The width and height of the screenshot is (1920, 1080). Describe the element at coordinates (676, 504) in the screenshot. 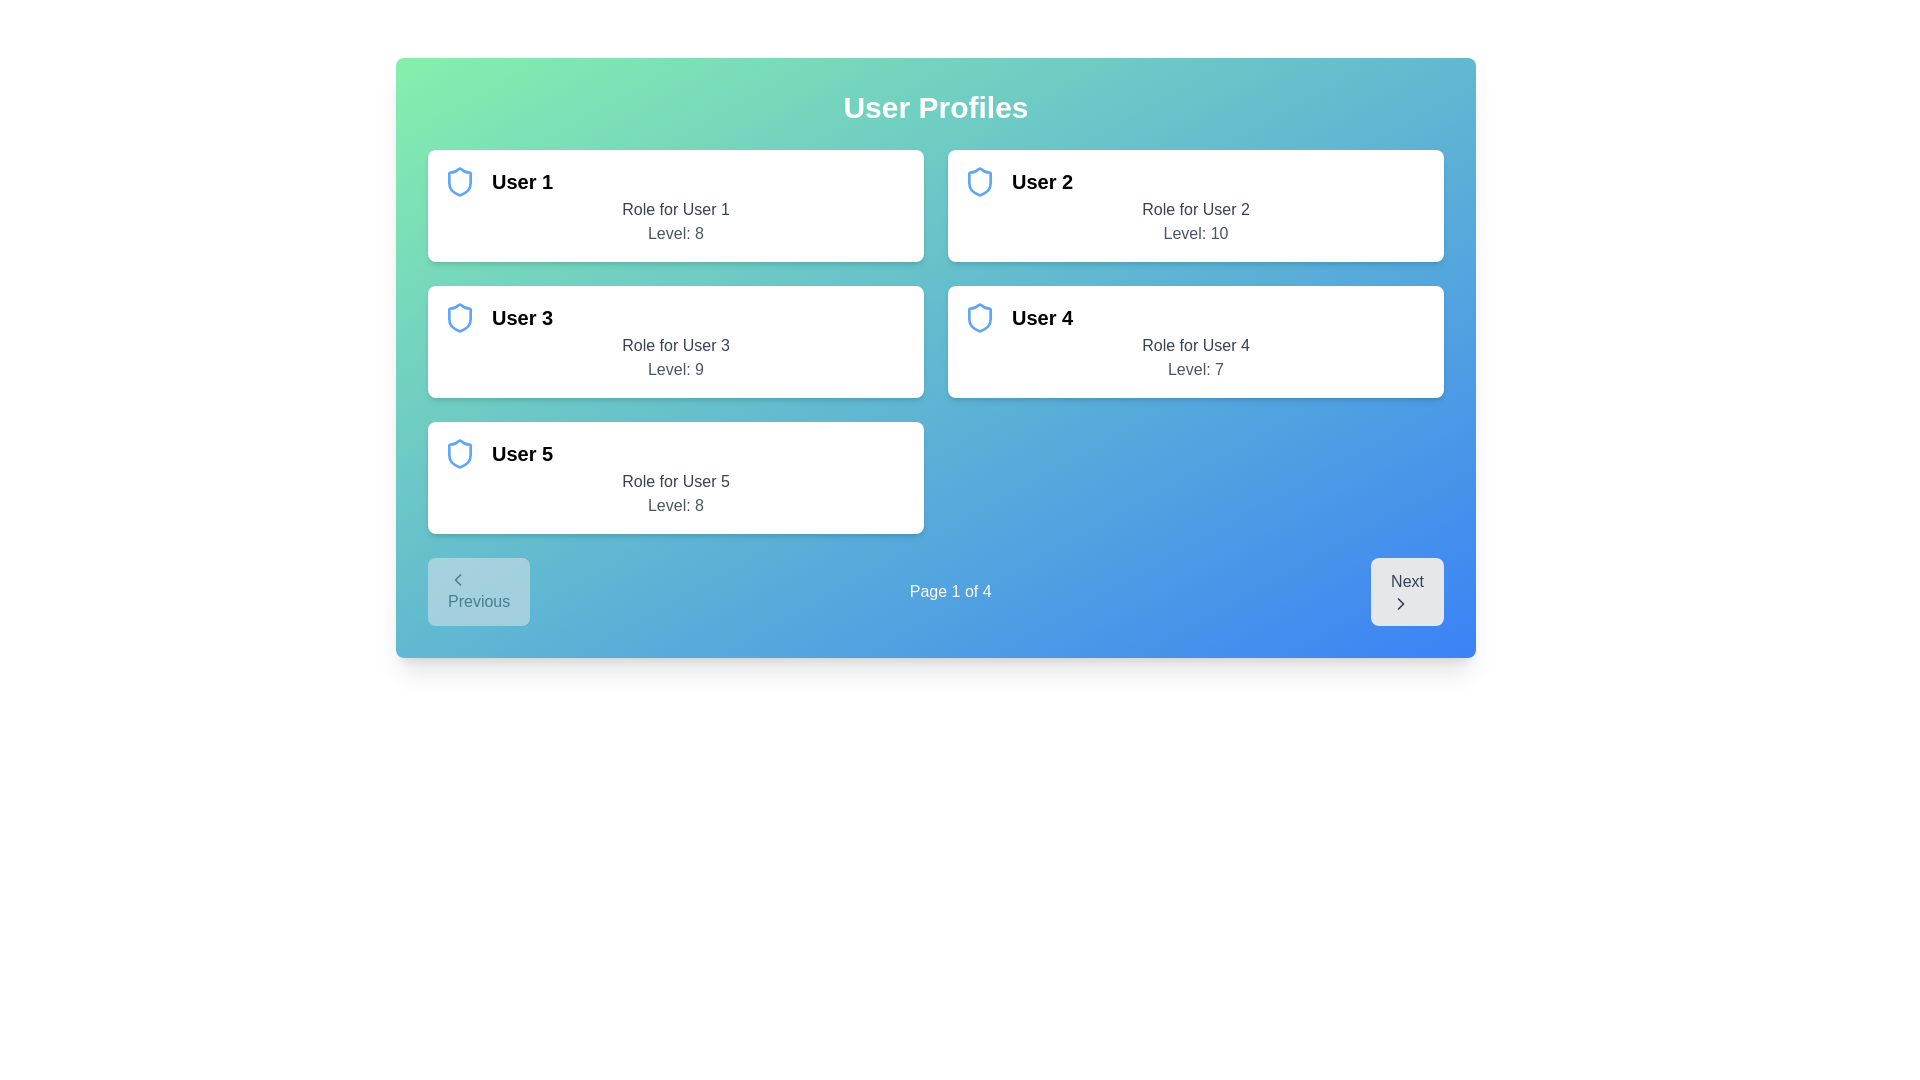

I see `text label indicating the level associated with 'User 5', located at the bottom segment of the card under the 'Role for User 5' text` at that location.